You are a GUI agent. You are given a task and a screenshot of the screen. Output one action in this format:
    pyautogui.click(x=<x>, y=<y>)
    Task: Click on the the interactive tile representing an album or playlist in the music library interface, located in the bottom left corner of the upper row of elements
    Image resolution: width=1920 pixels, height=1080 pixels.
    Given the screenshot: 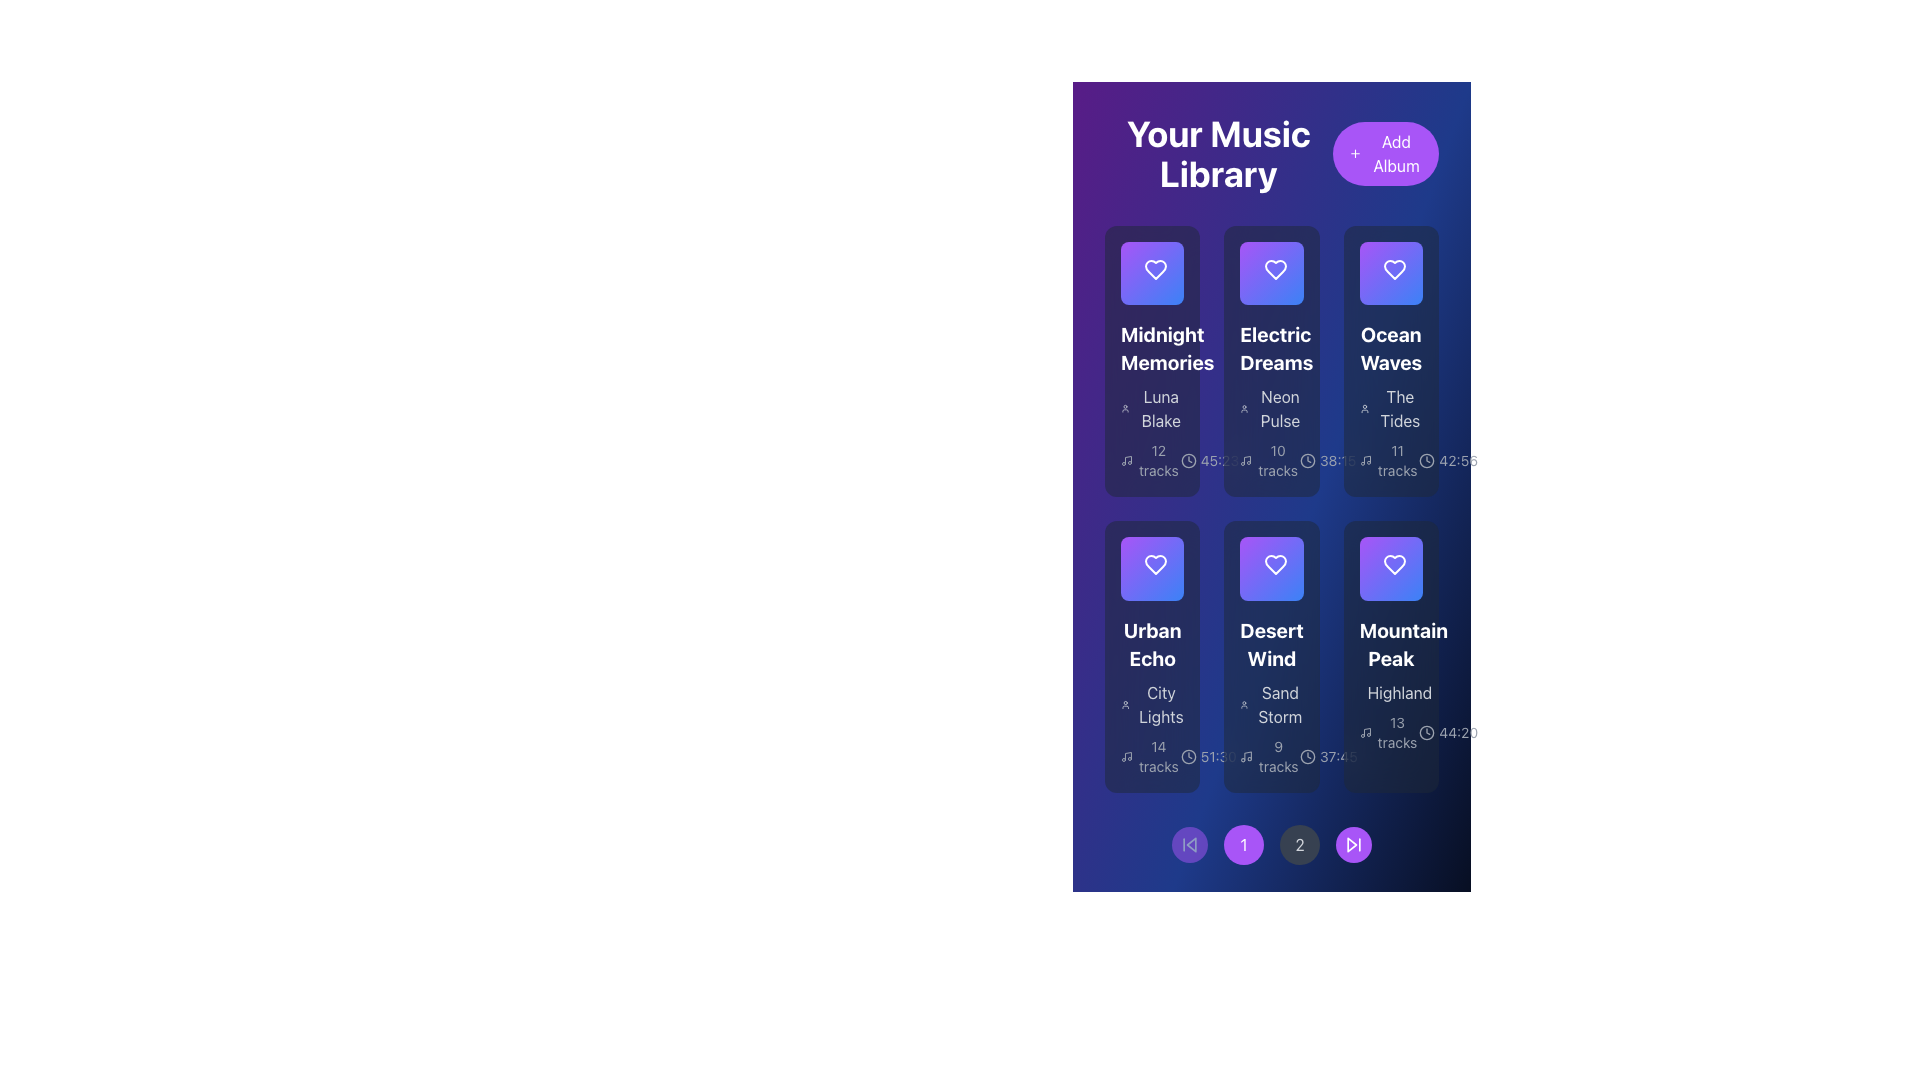 What is the action you would take?
    pyautogui.click(x=1152, y=656)
    